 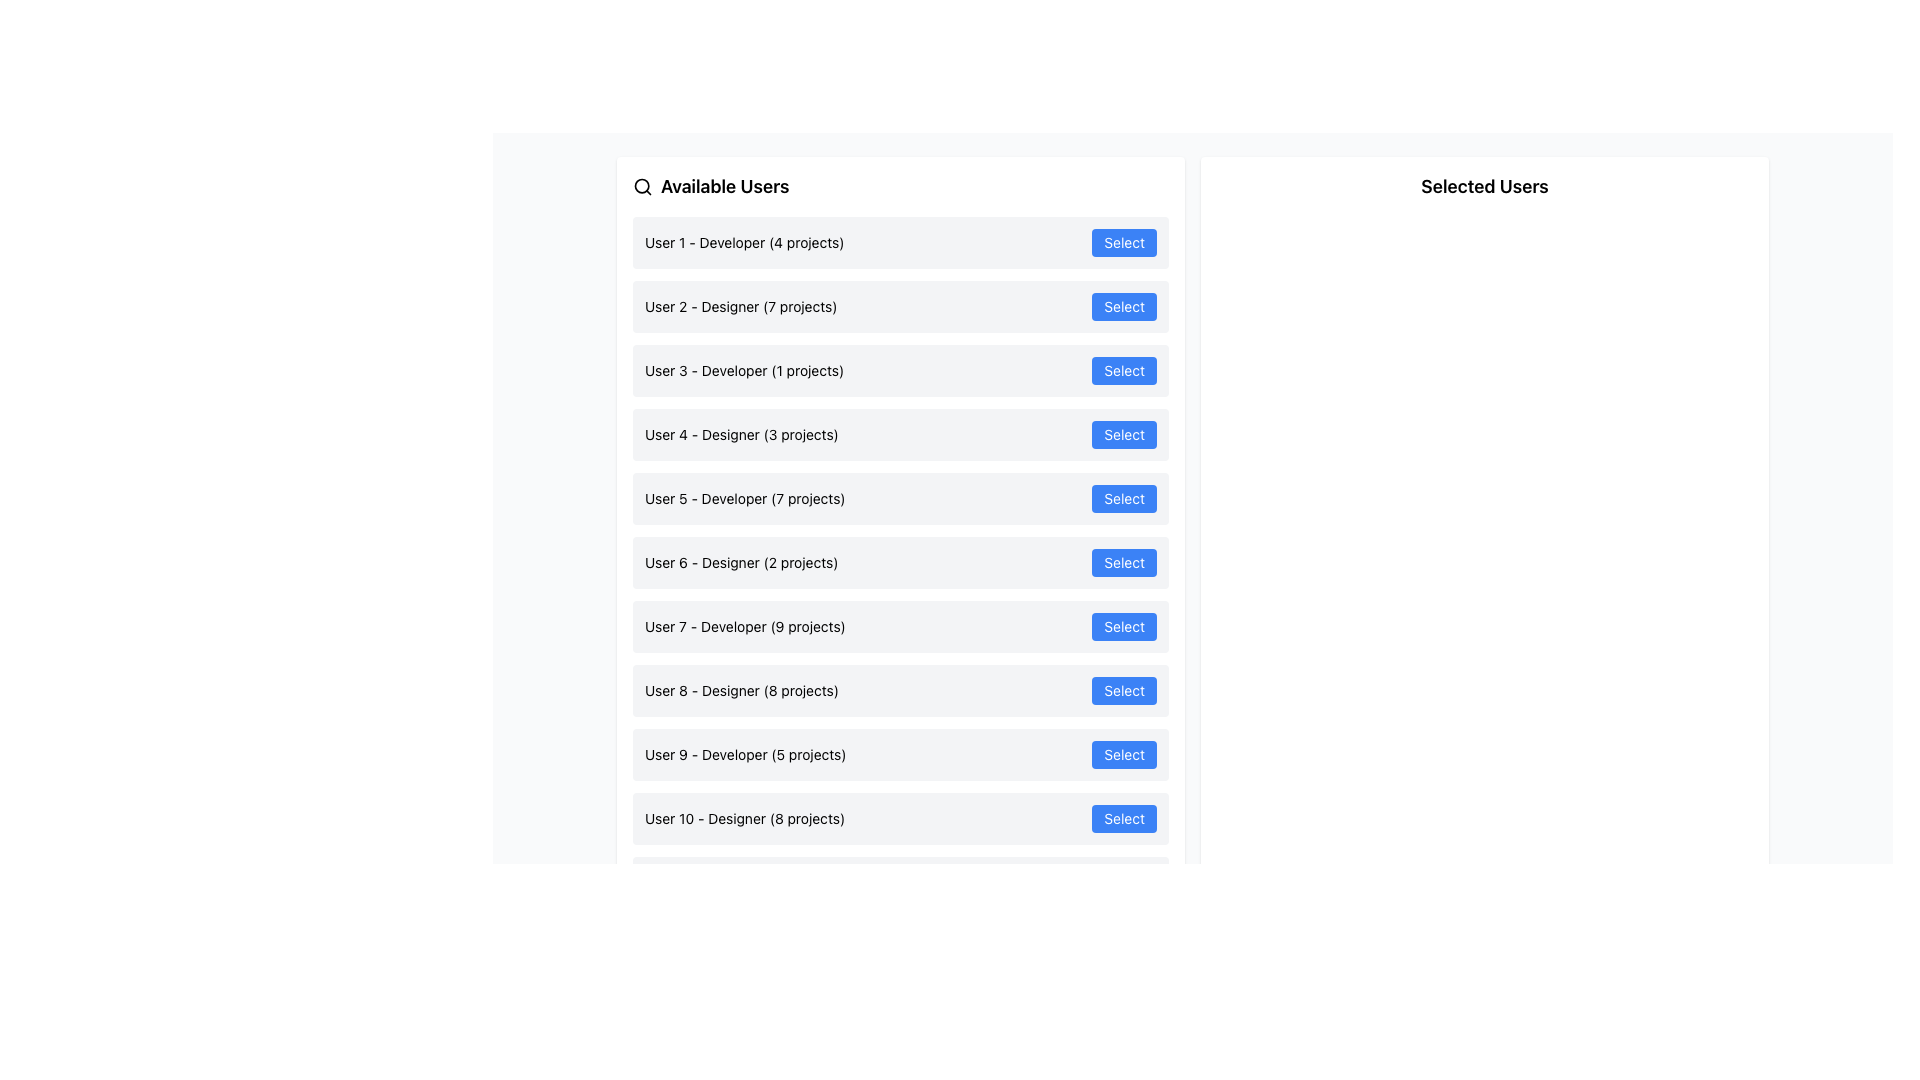 What do you see at coordinates (1124, 434) in the screenshot?
I see `the 'Select' button with a blue background and white text, located on the right side of 'User 4 - Designer (3 projects)' in the 'Available Users' section` at bounding box center [1124, 434].